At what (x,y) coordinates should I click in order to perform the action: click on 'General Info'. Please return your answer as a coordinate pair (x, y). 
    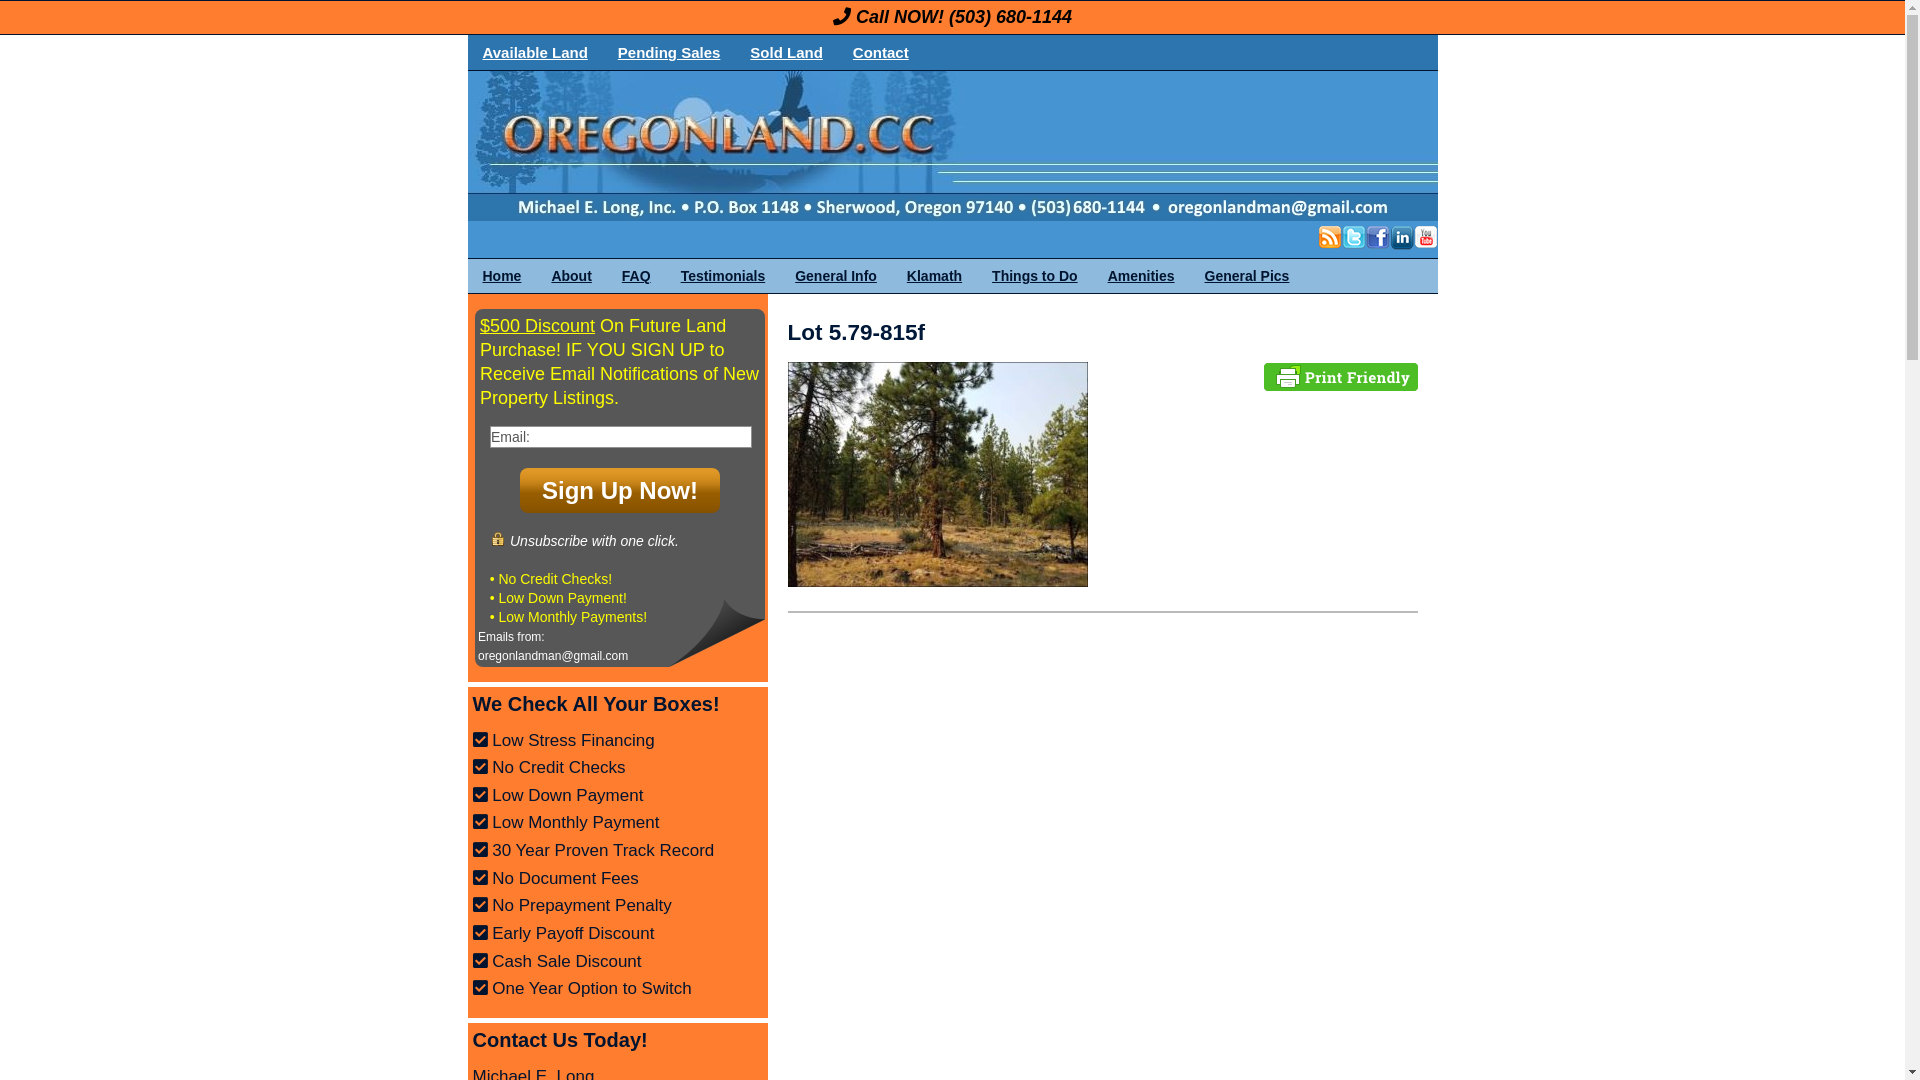
    Looking at the image, I should click on (835, 276).